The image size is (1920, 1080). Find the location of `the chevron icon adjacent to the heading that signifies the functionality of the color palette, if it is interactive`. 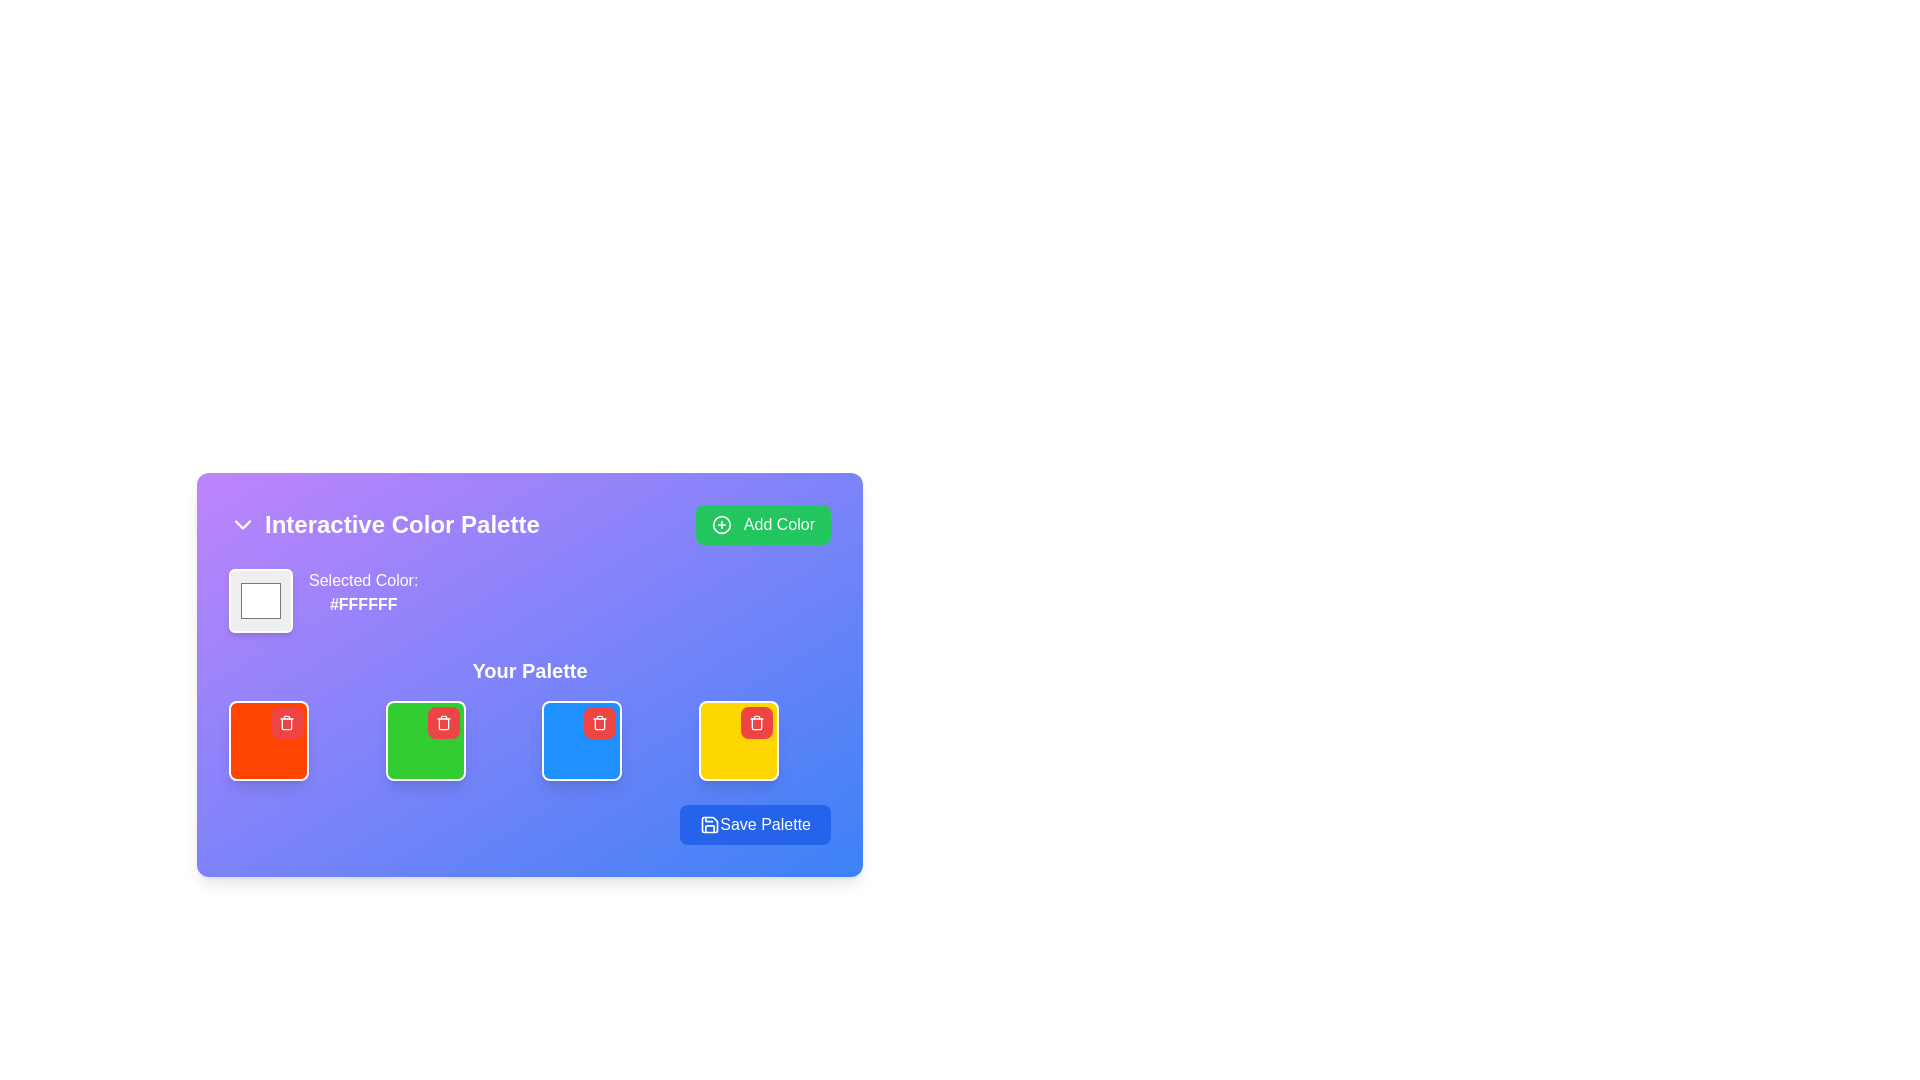

the chevron icon adjacent to the heading that signifies the functionality of the color palette, if it is interactive is located at coordinates (384, 523).